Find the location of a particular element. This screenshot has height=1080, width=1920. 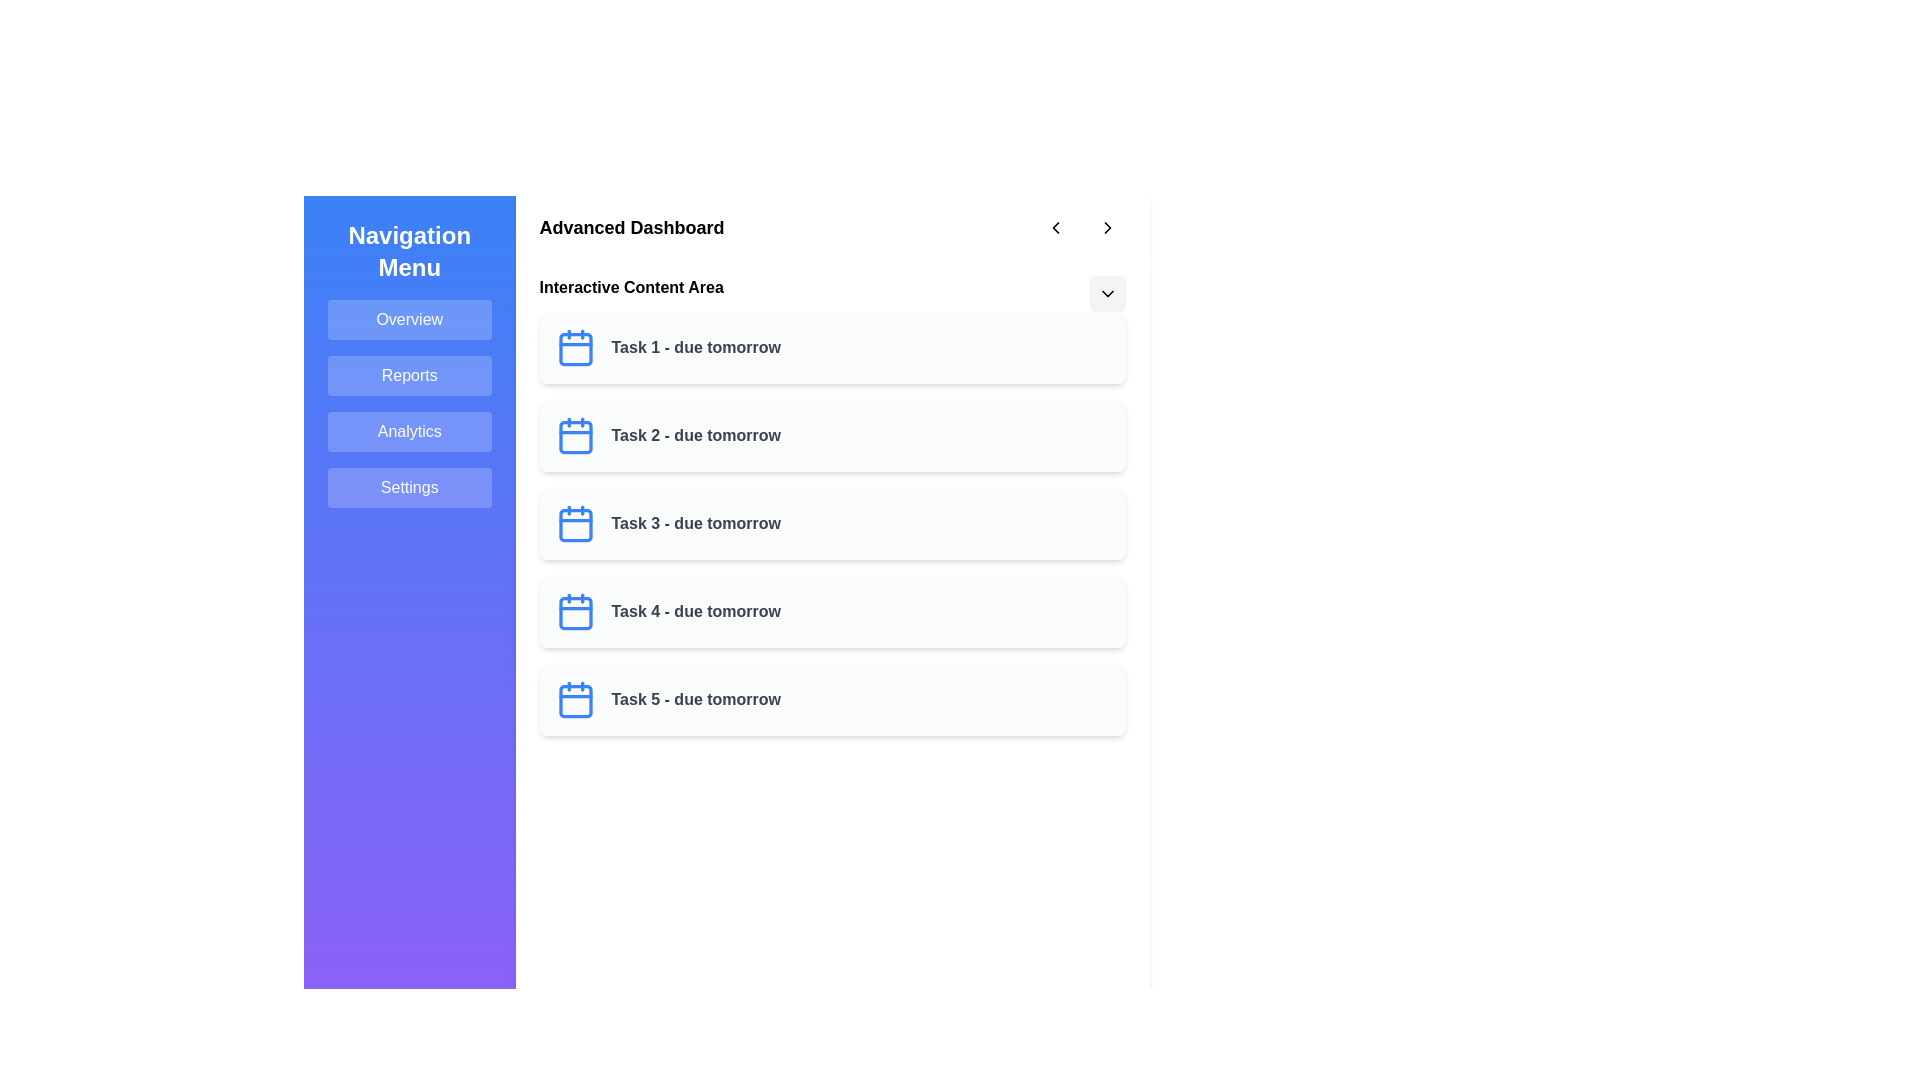

the navigational button located at the top of the vertical list in the left navigation menu, which redirects to an overview or summary section, to trigger a visual change is located at coordinates (408, 319).